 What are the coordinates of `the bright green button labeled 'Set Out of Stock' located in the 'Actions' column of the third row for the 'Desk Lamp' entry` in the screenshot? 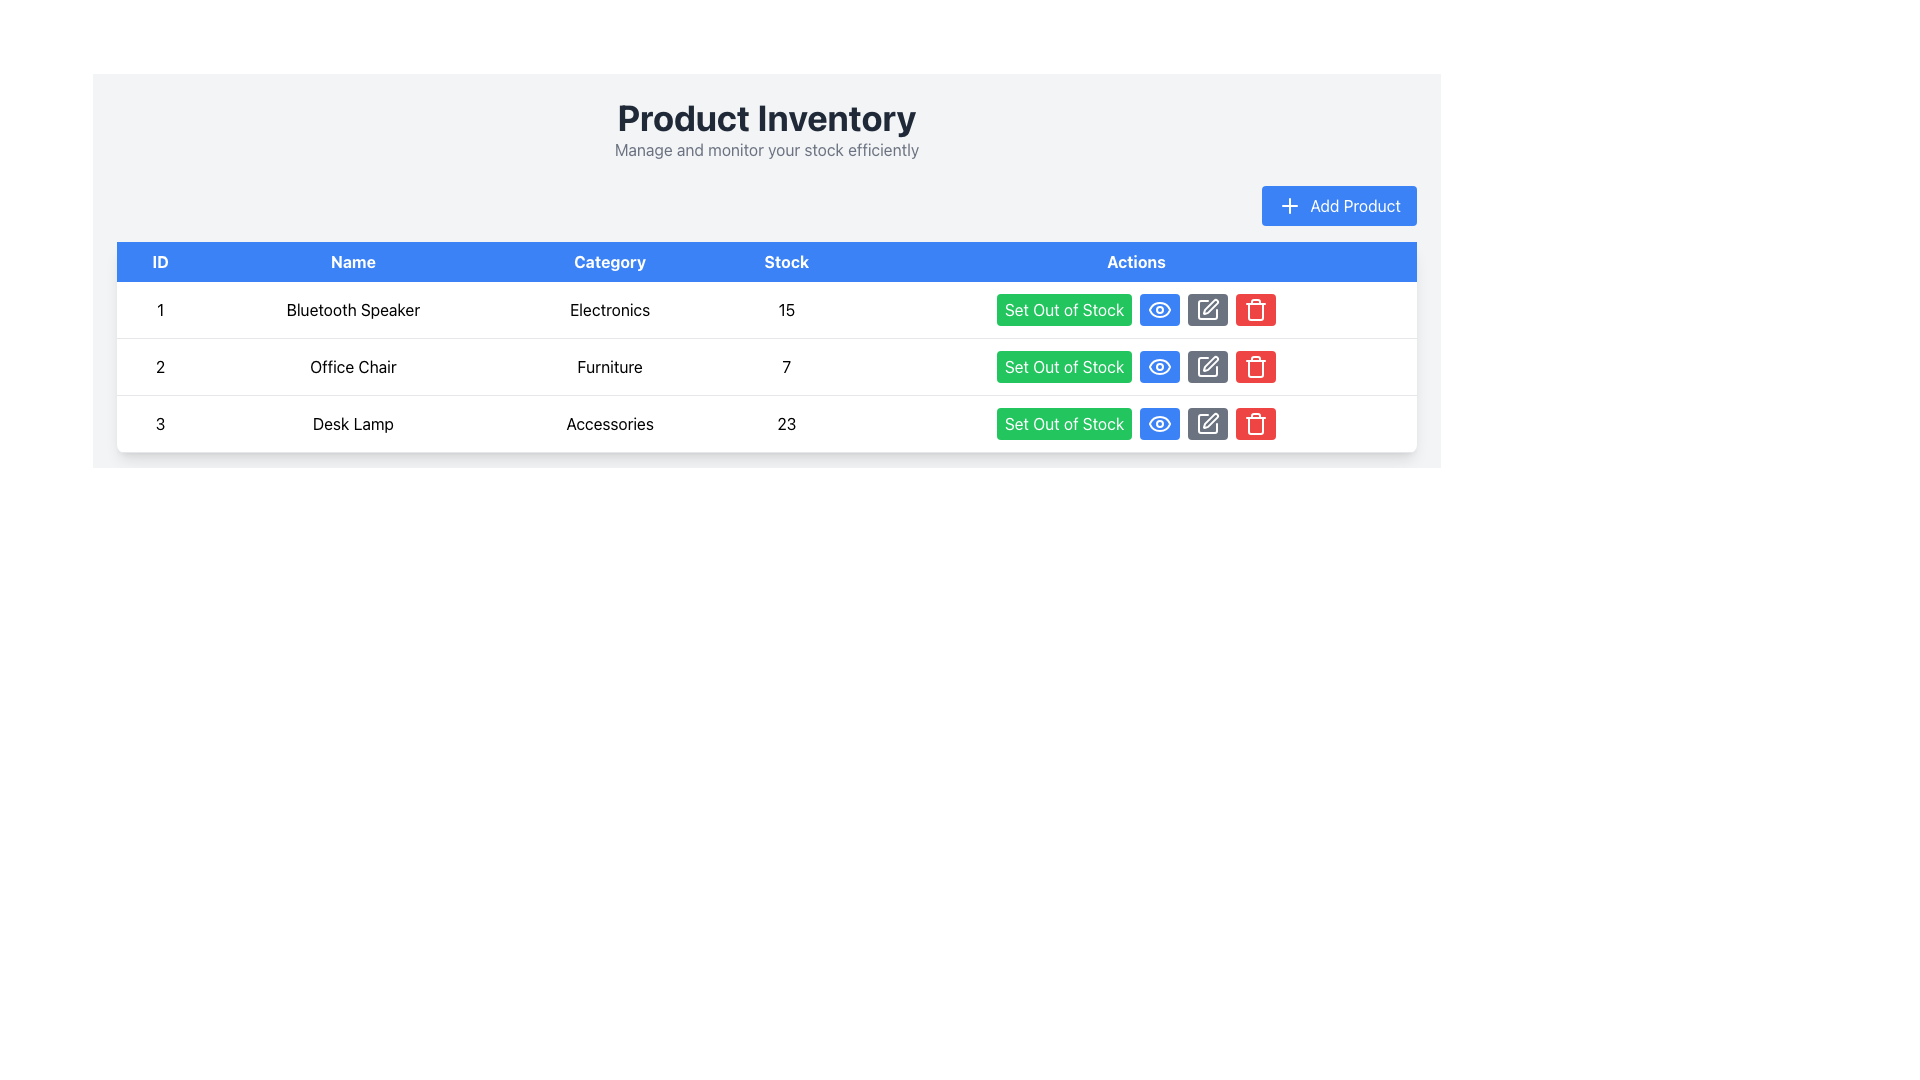 It's located at (1063, 423).